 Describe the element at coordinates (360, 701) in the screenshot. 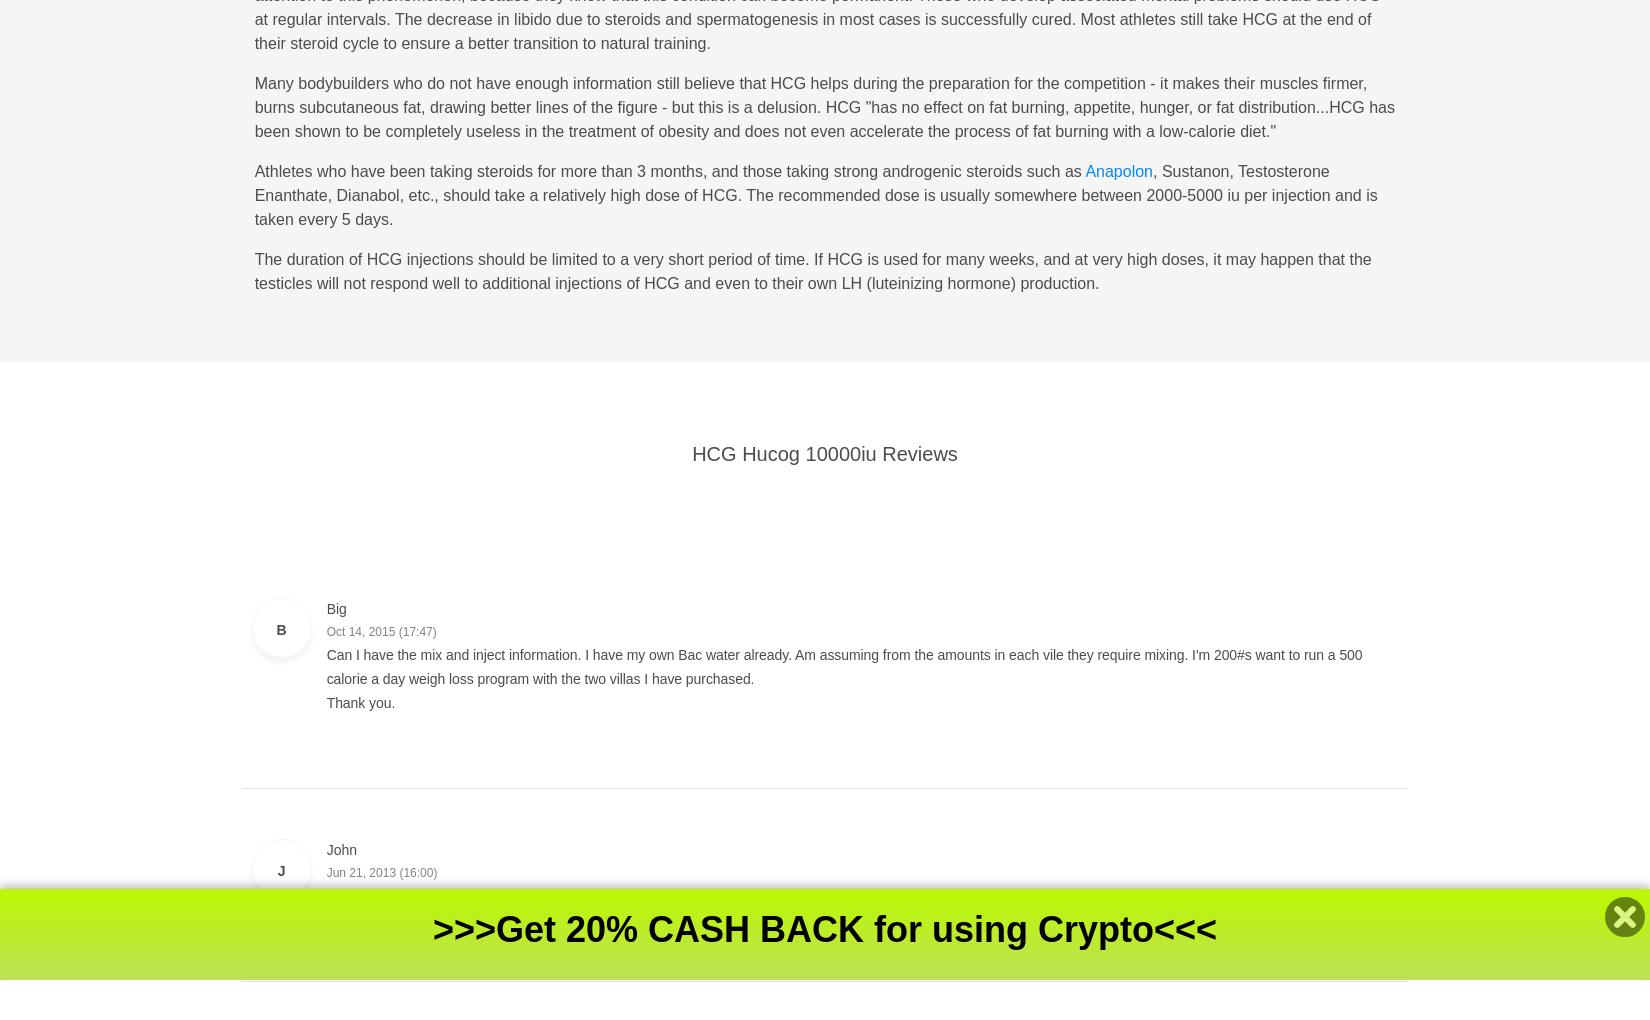

I see `'Thank you.'` at that location.